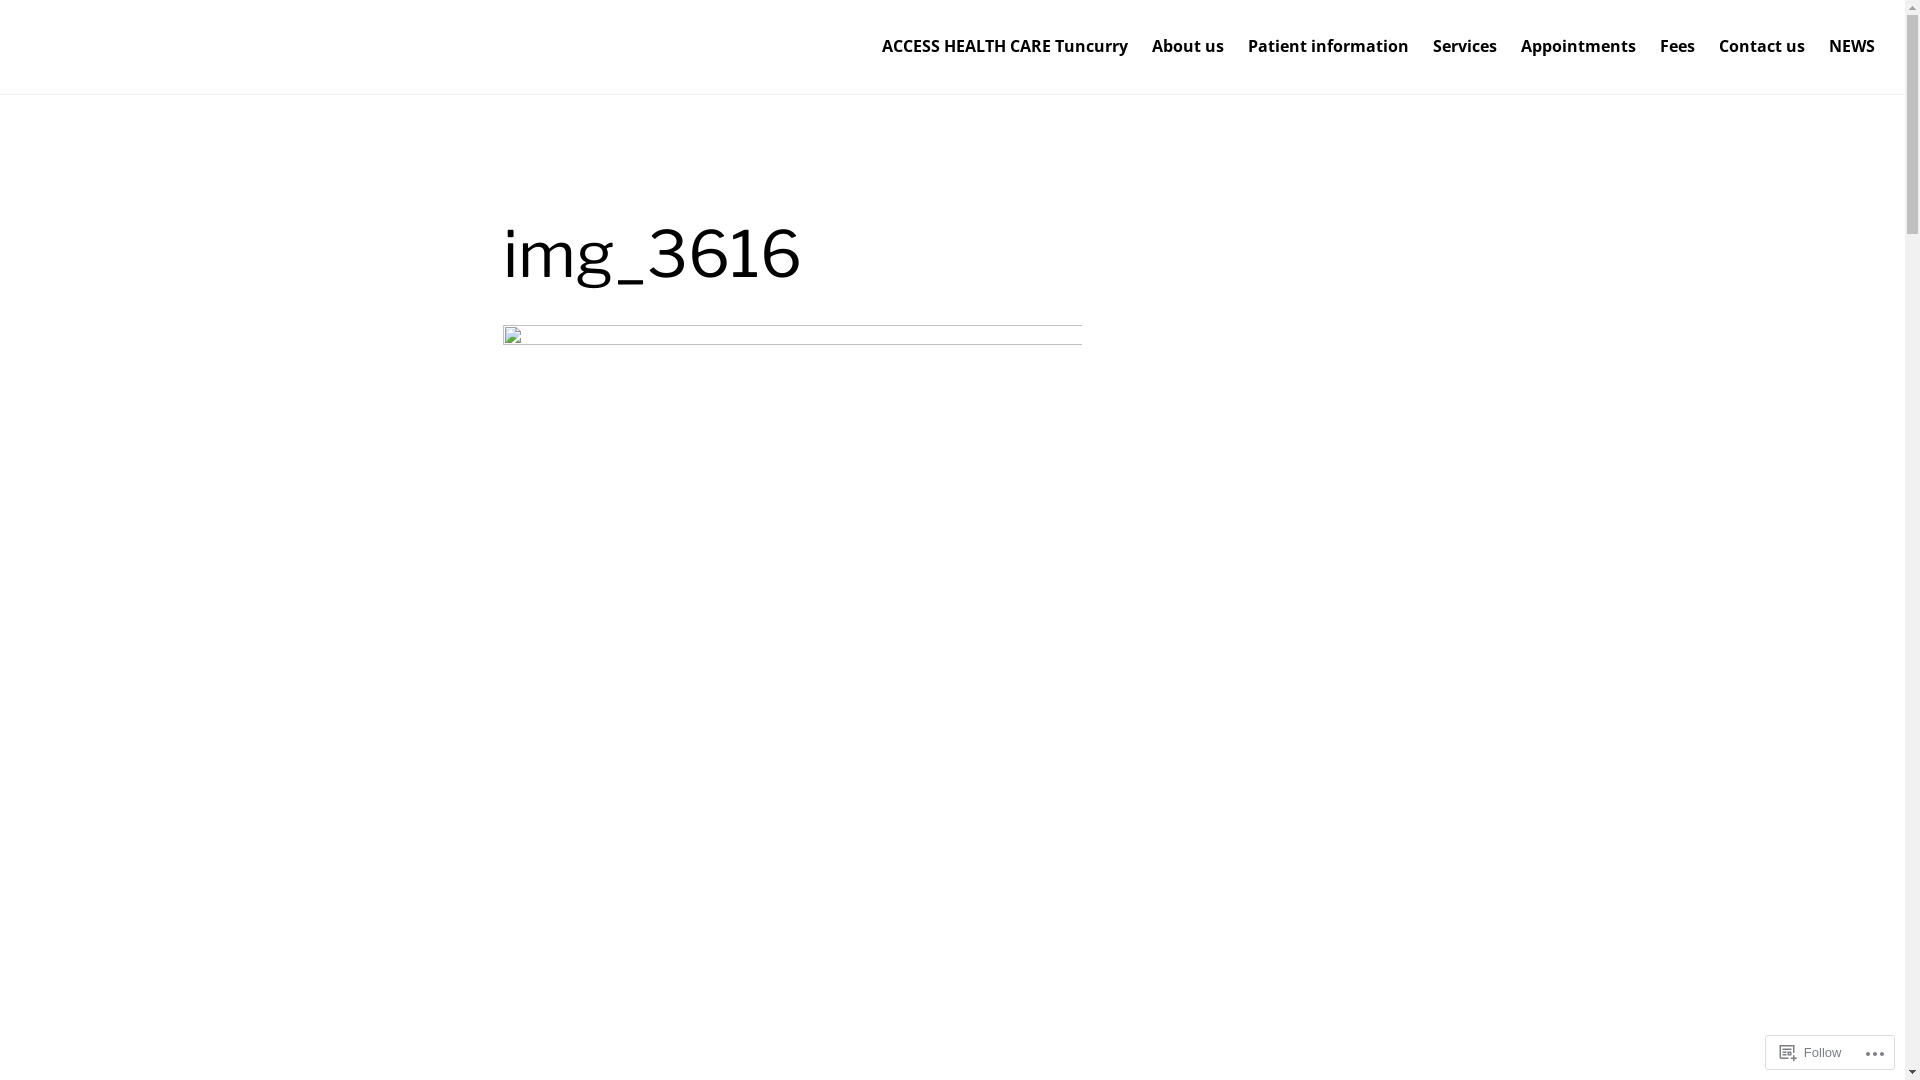  Describe the element at coordinates (1761, 45) in the screenshot. I see `'Contact us'` at that location.